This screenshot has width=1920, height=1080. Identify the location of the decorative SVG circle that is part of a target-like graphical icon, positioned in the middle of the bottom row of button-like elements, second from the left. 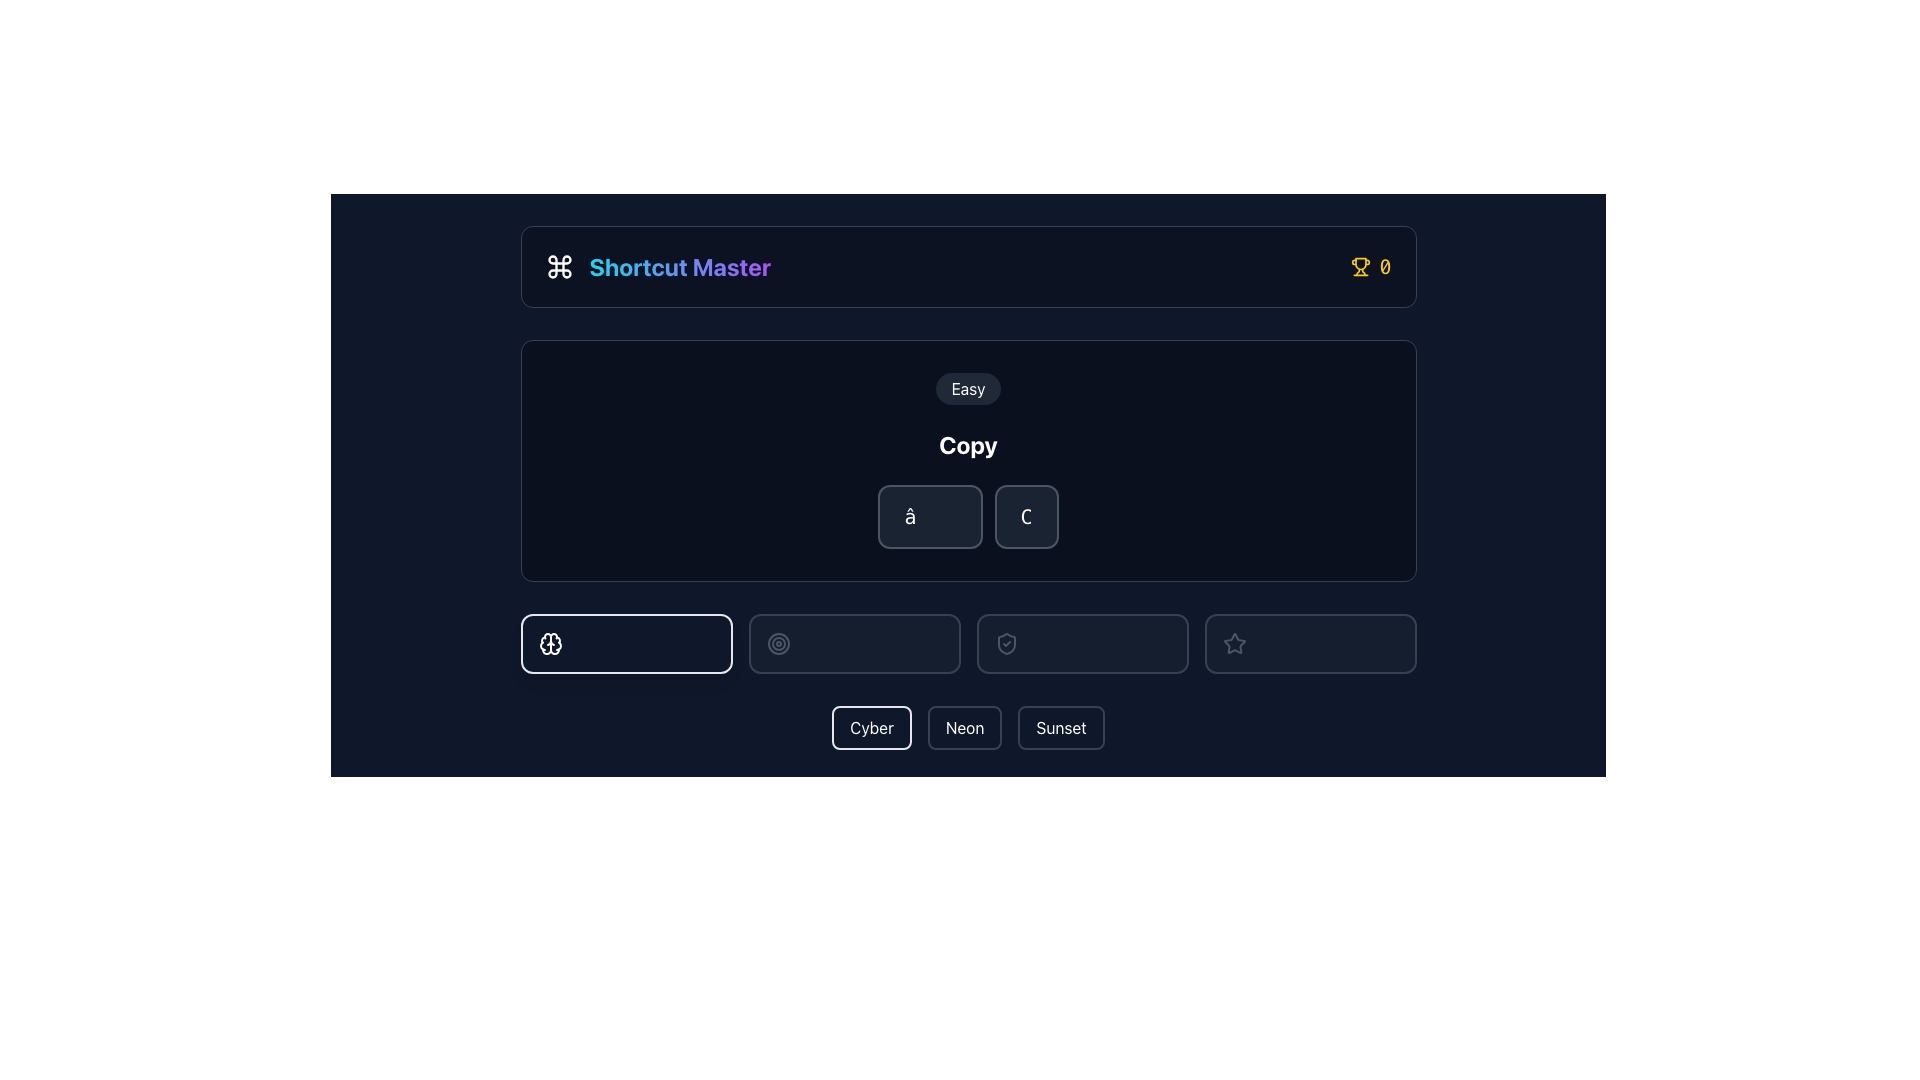
(777, 644).